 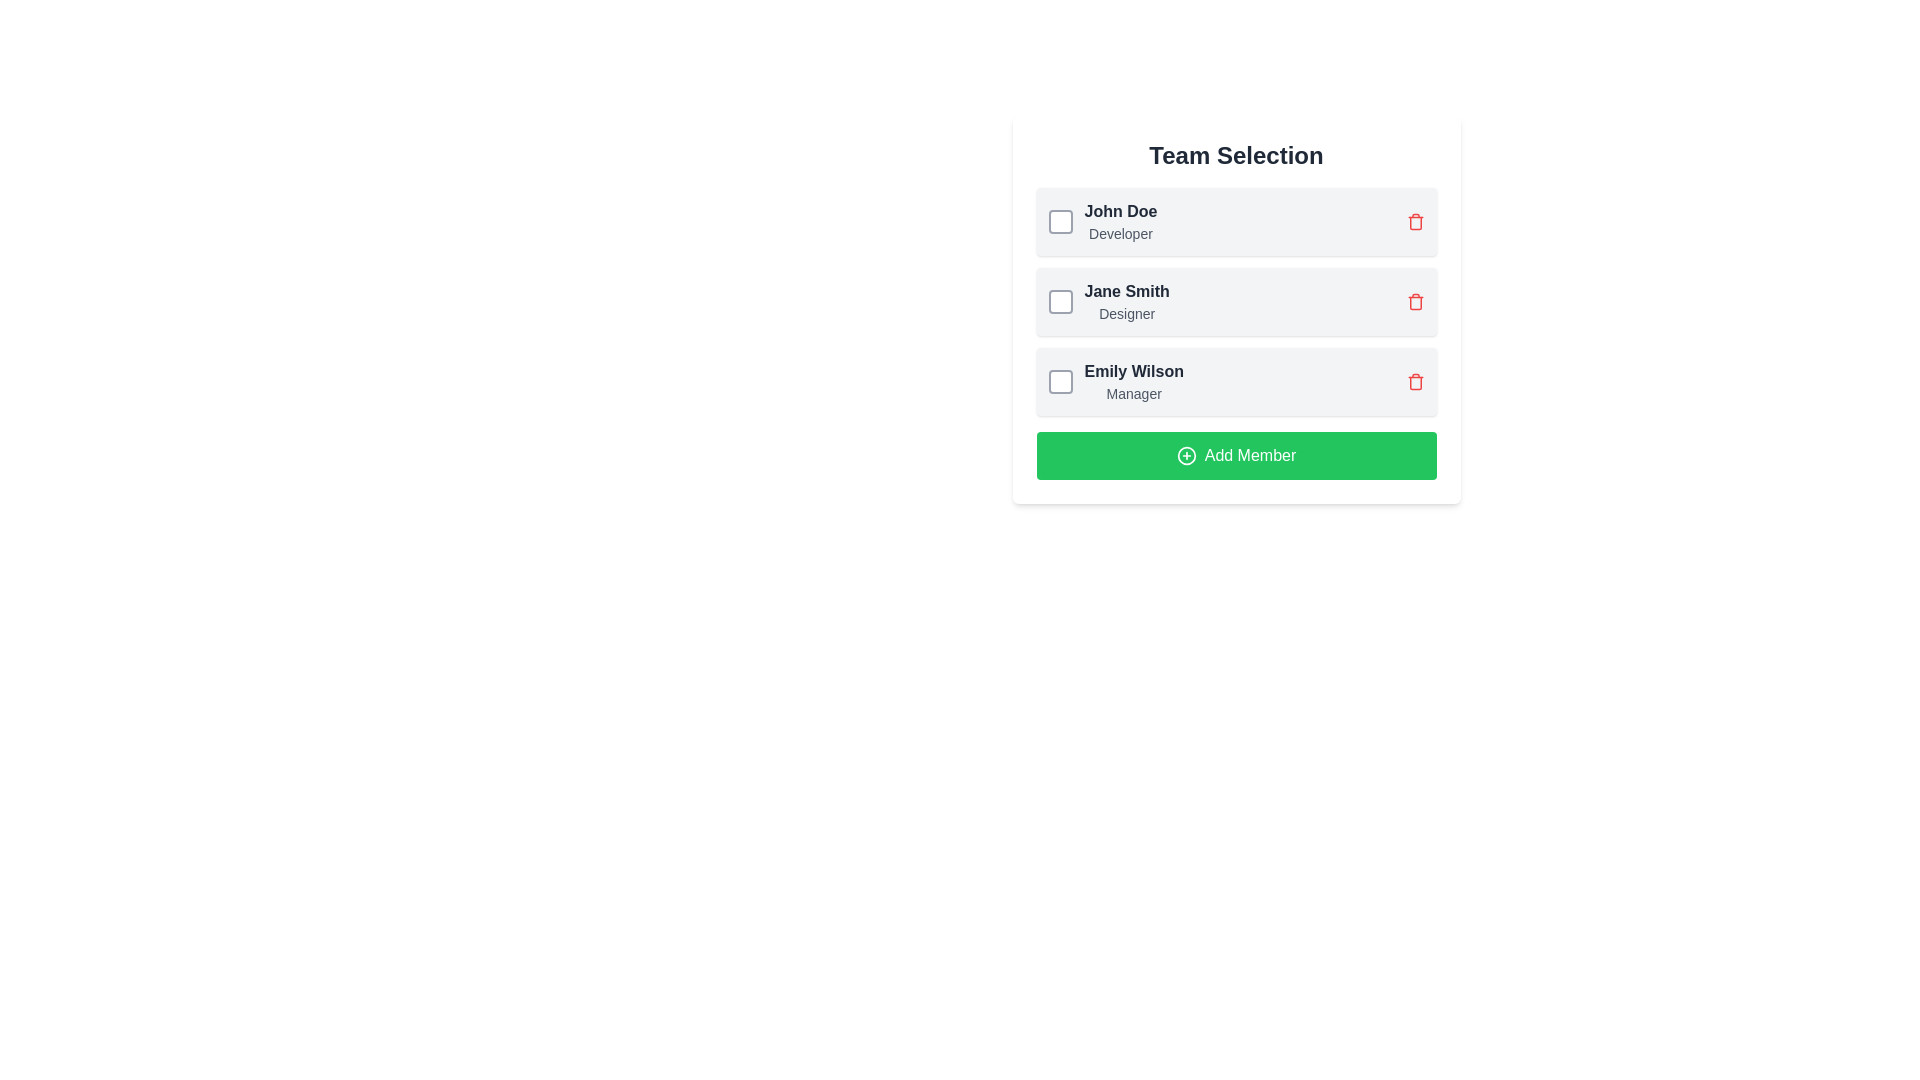 What do you see at coordinates (1120, 233) in the screenshot?
I see `the text label that displays 'Developer', which is located directly below the name 'John Doe' in the 'Team Selection' interface` at bounding box center [1120, 233].